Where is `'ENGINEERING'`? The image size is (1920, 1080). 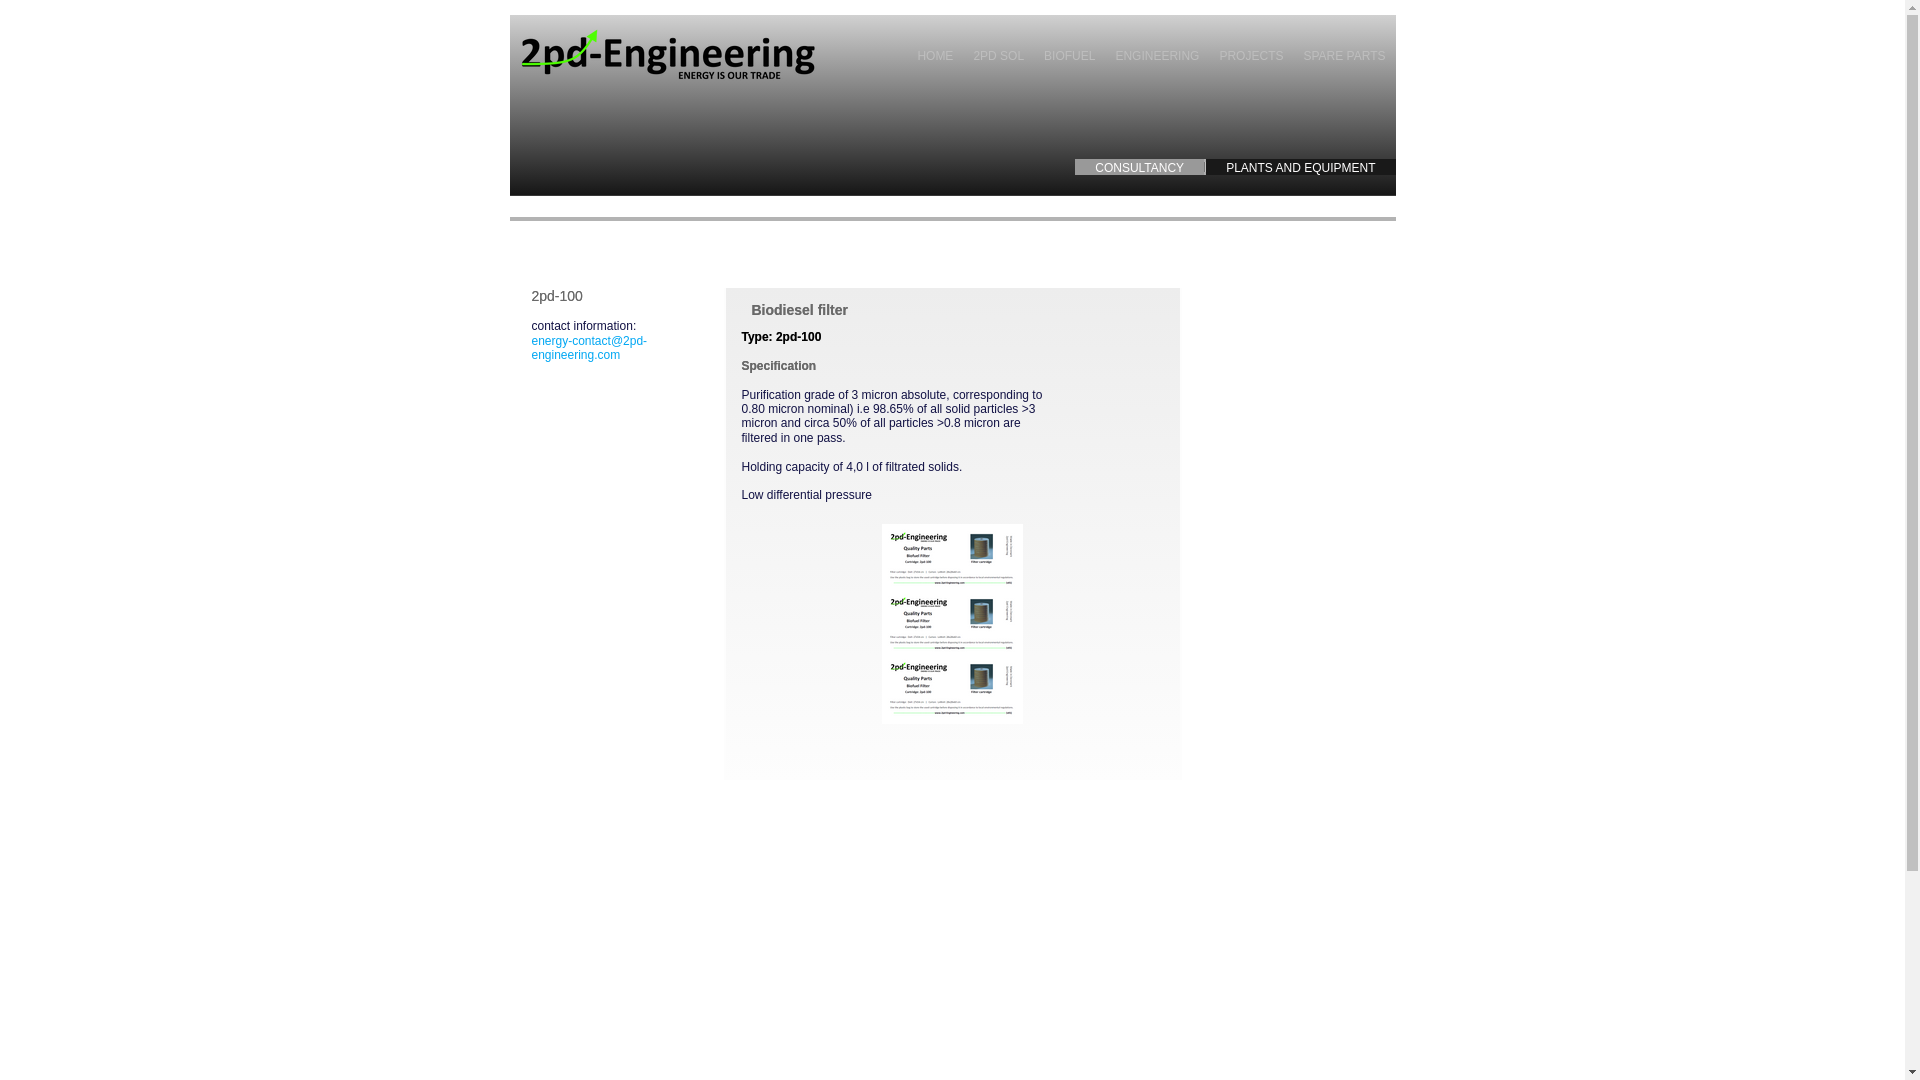 'ENGINEERING' is located at coordinates (1156, 55).